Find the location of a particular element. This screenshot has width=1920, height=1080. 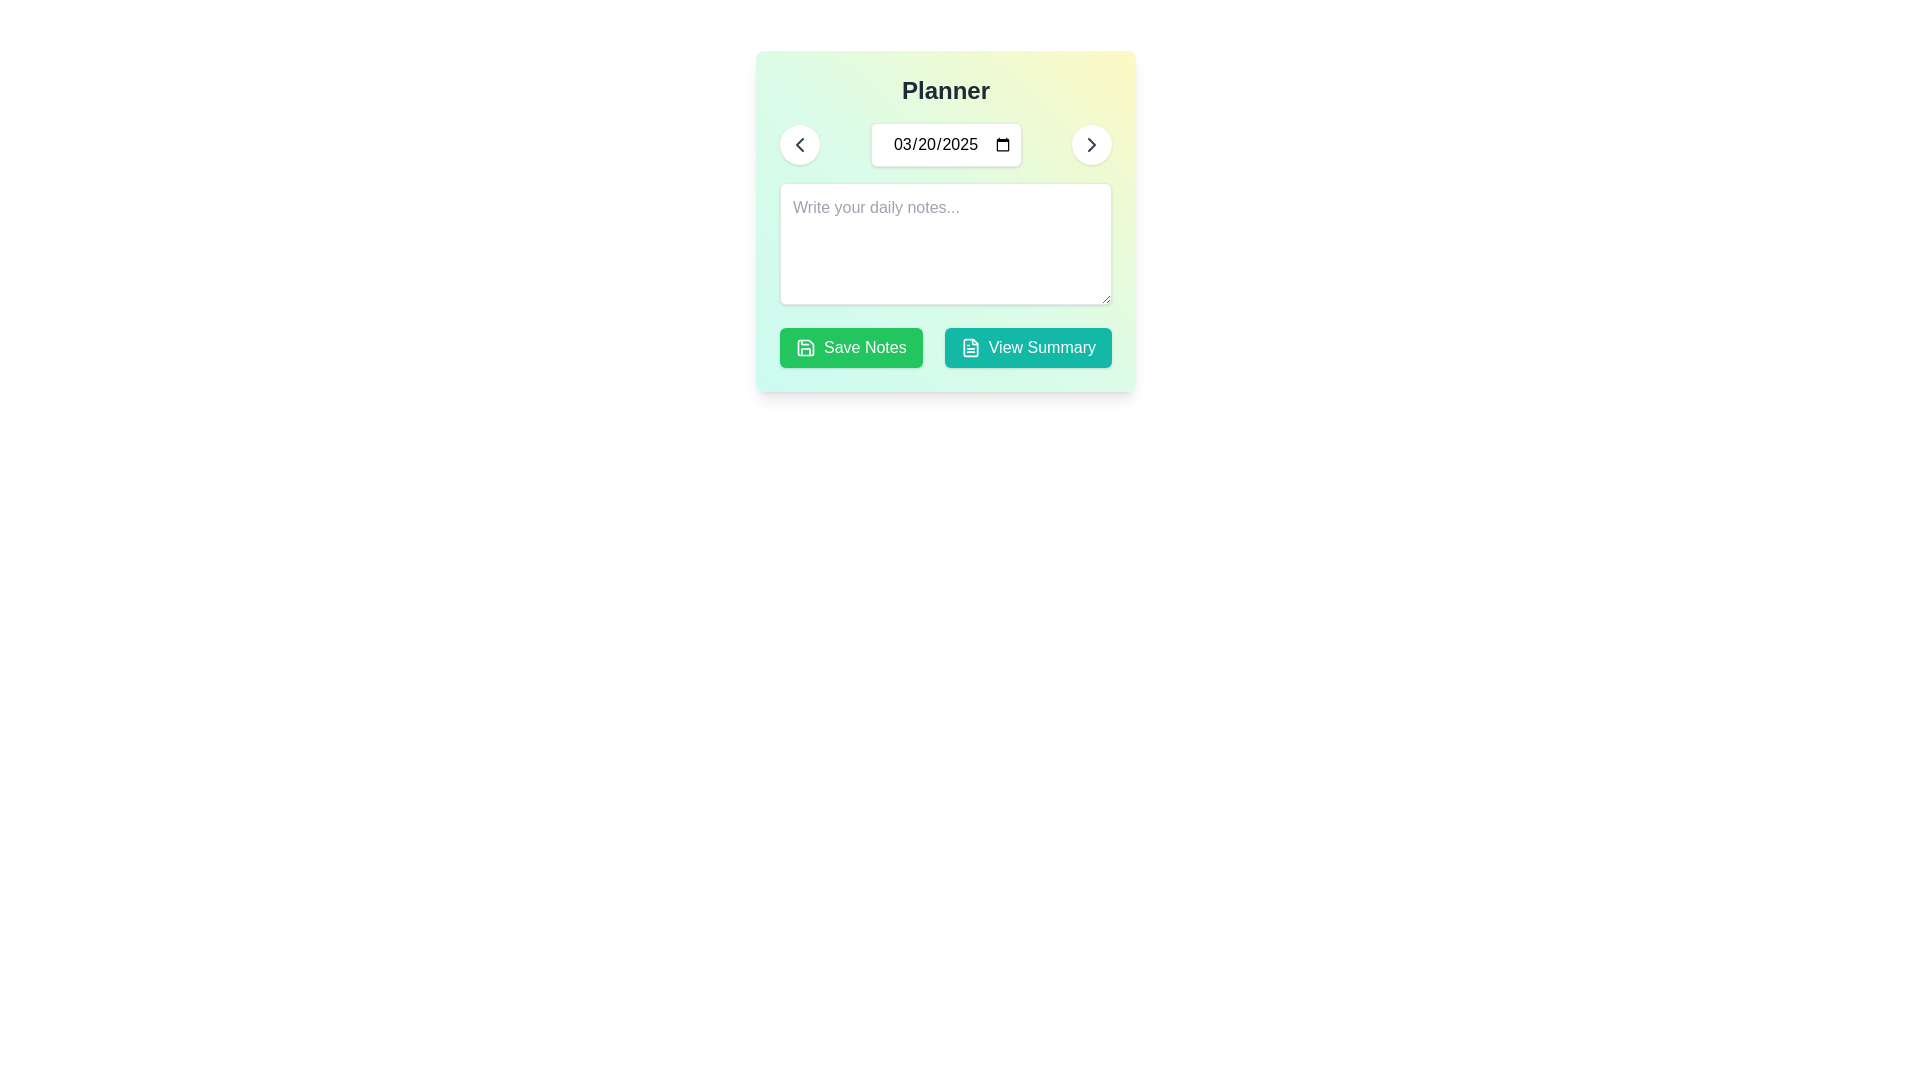

the green save icon that resembles a floppy disk, which is part of the 'Save Notes' button located below the planner input section is located at coordinates (806, 346).